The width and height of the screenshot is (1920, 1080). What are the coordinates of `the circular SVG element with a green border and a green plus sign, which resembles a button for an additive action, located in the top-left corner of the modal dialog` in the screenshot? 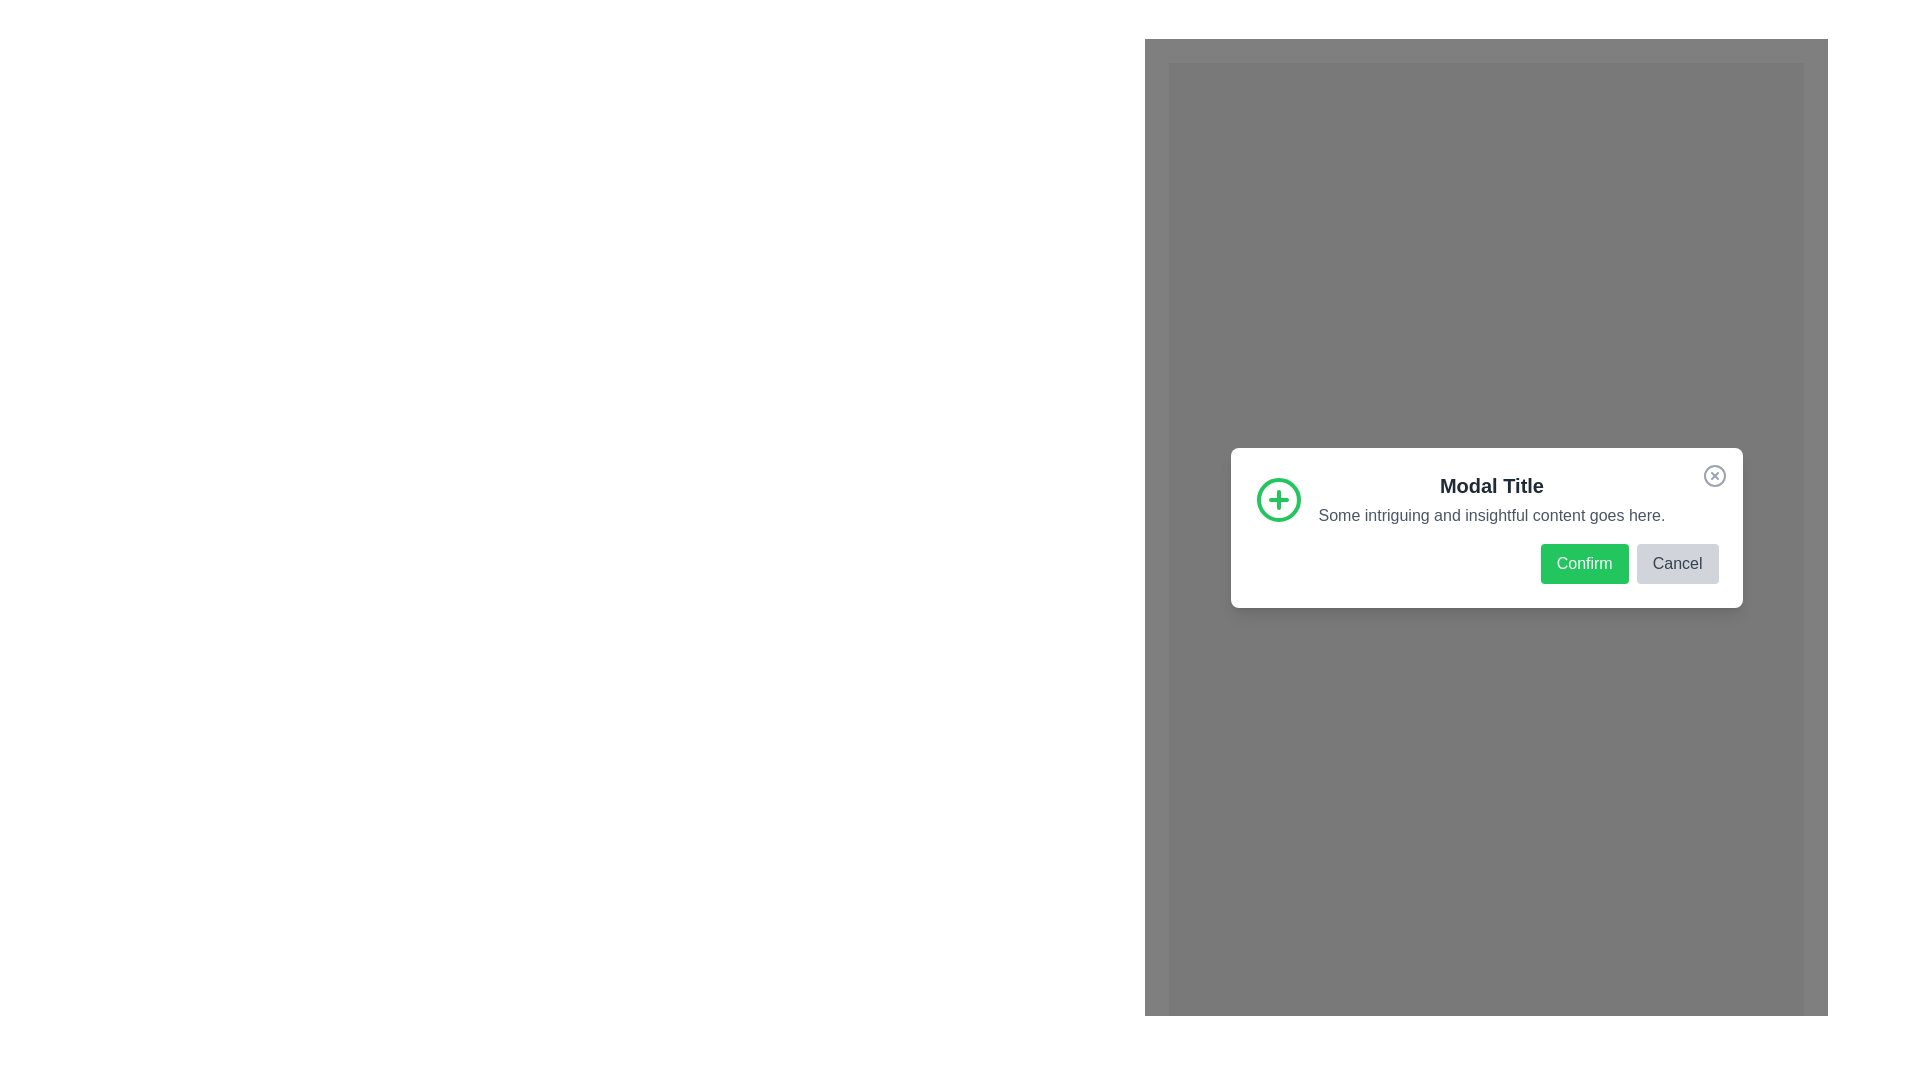 It's located at (1277, 498).